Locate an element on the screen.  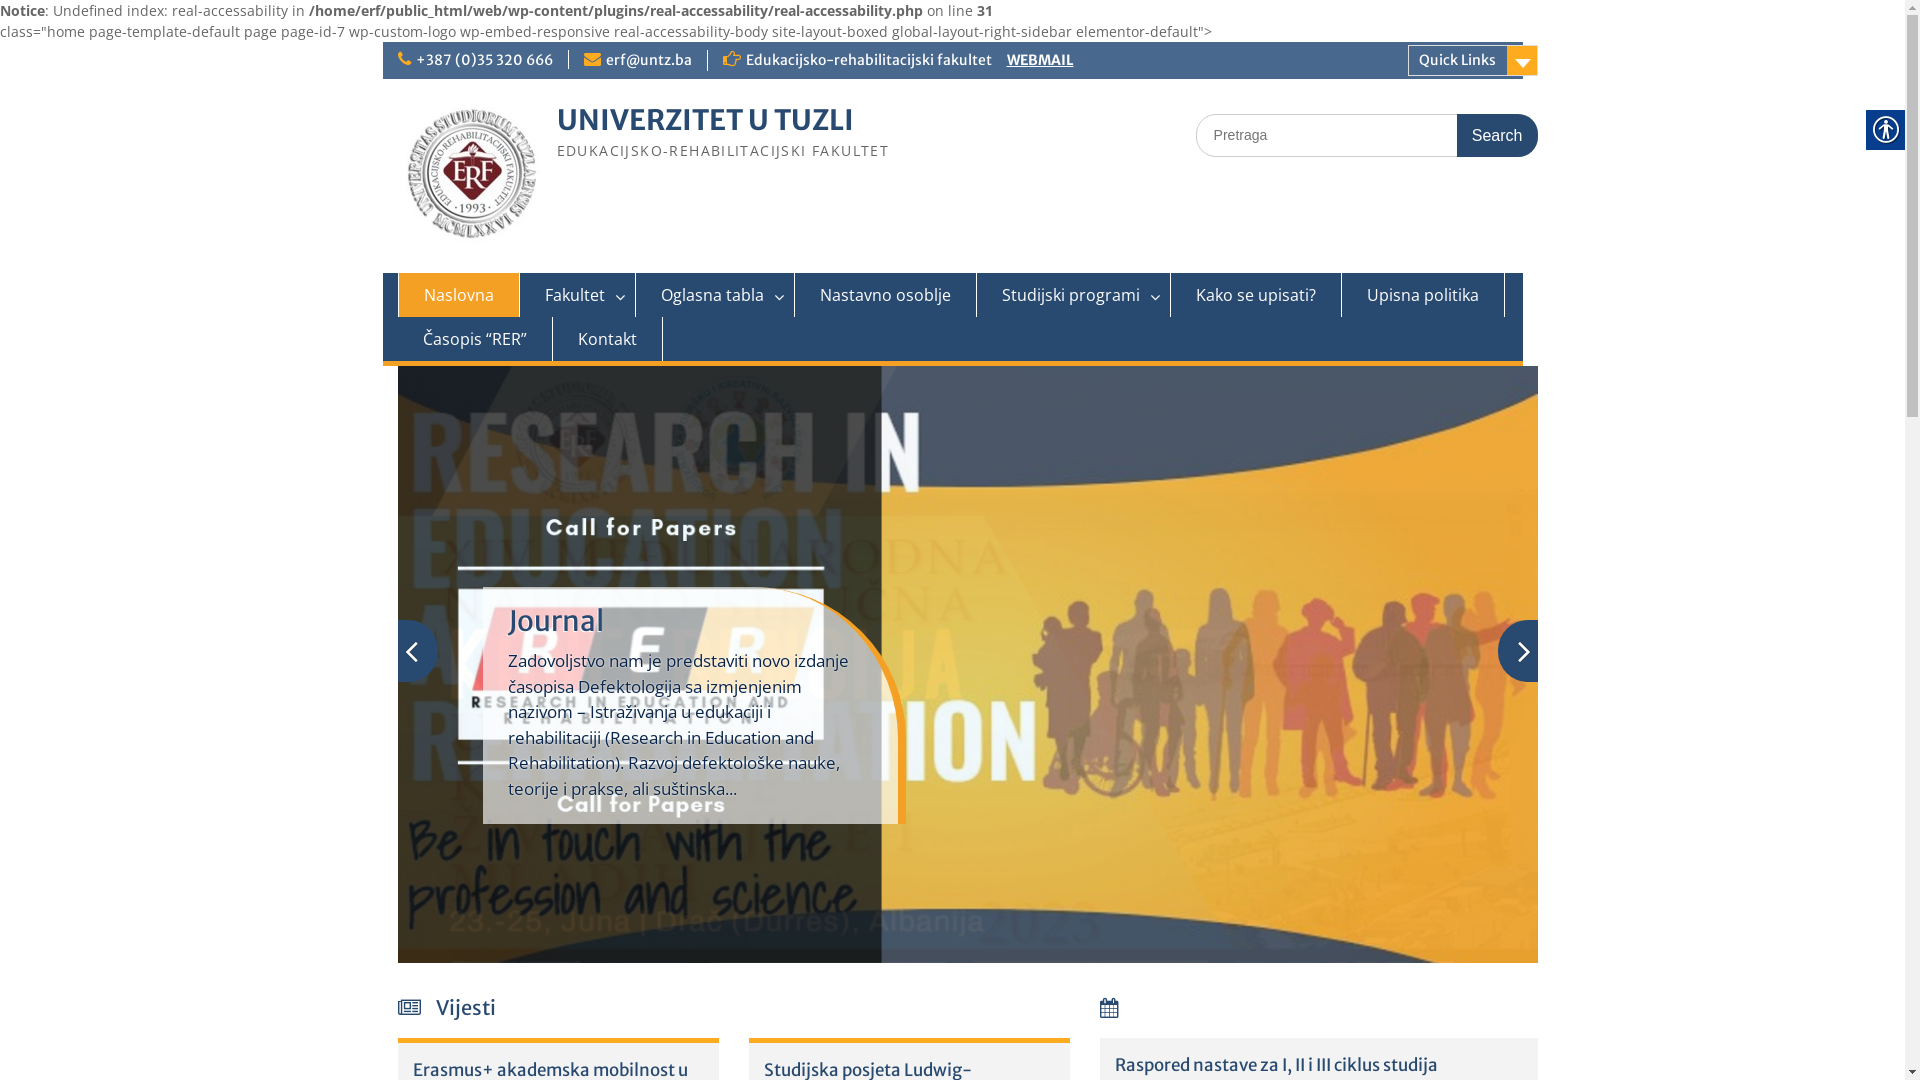
'Kako se upisati?' is located at coordinates (1170, 294).